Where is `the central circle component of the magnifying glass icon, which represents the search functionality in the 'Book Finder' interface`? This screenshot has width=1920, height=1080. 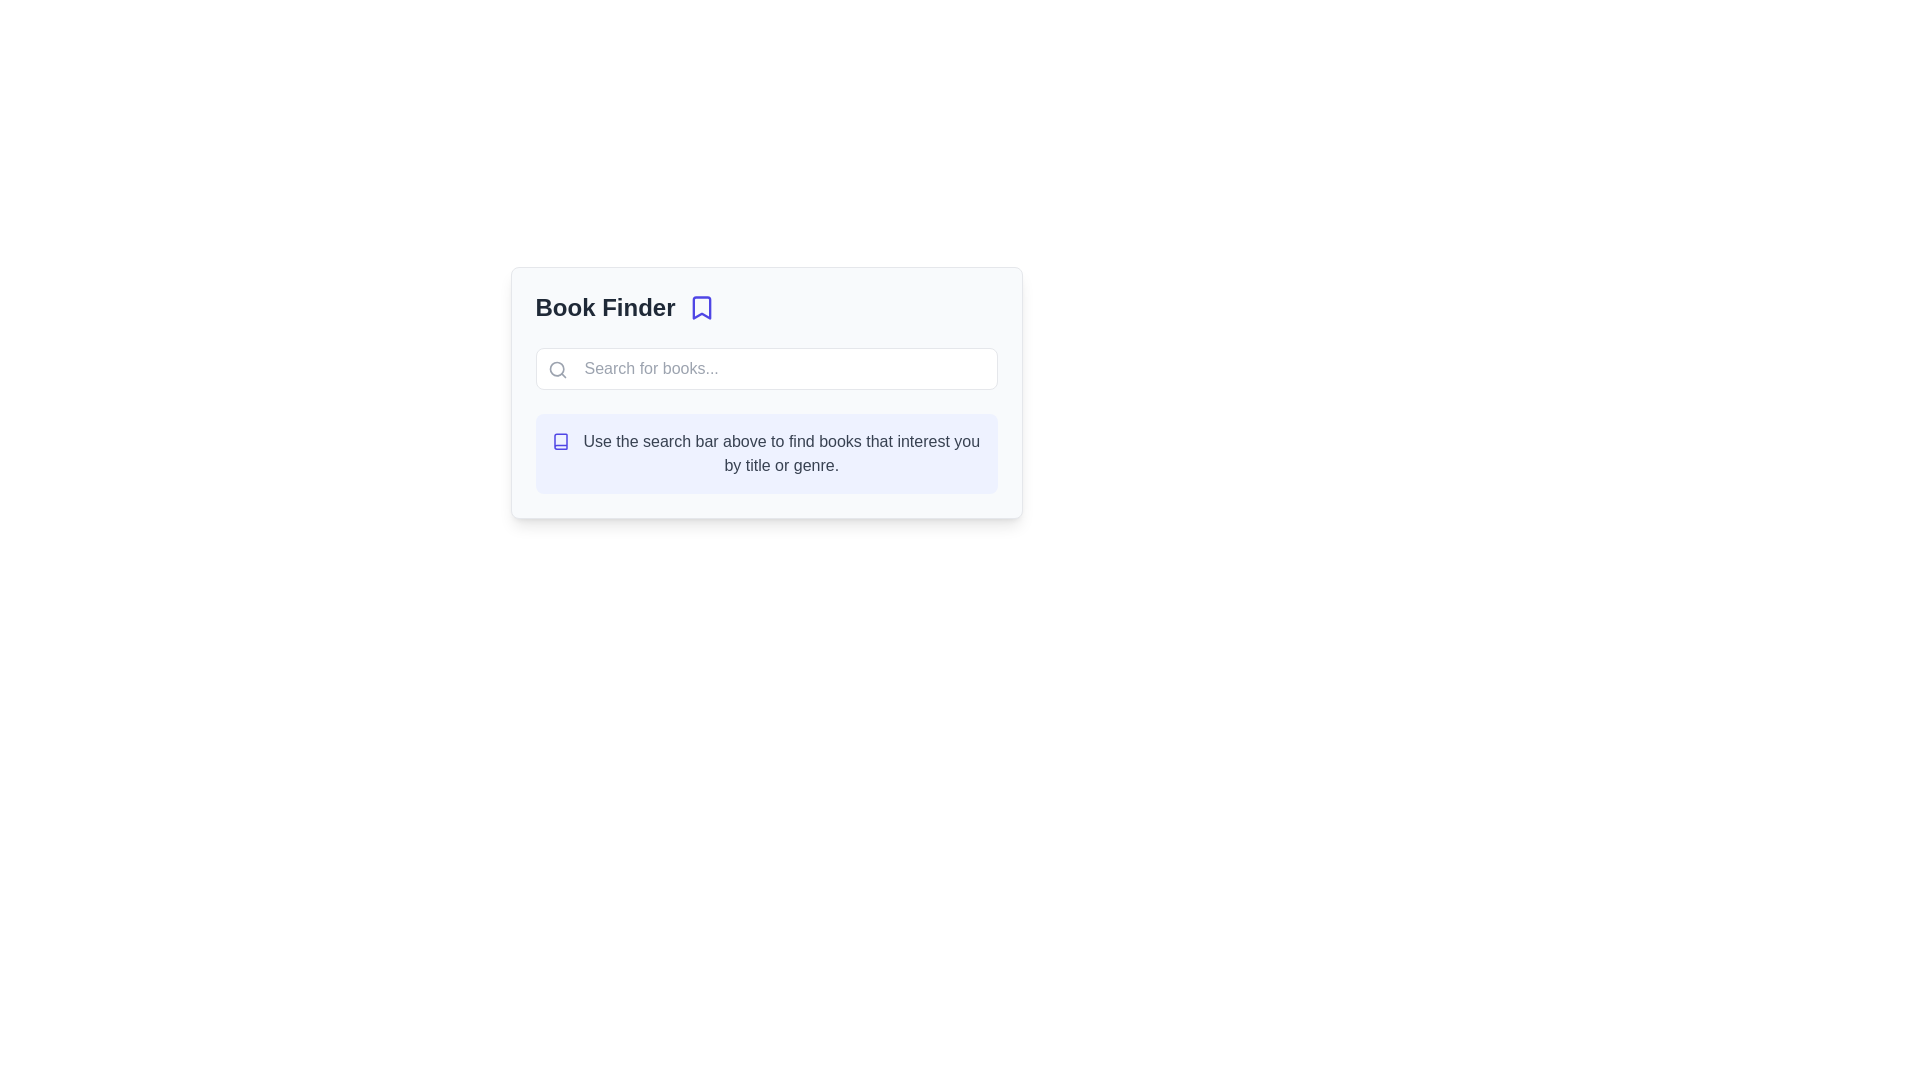
the central circle component of the magnifying glass icon, which represents the search functionality in the 'Book Finder' interface is located at coordinates (556, 369).